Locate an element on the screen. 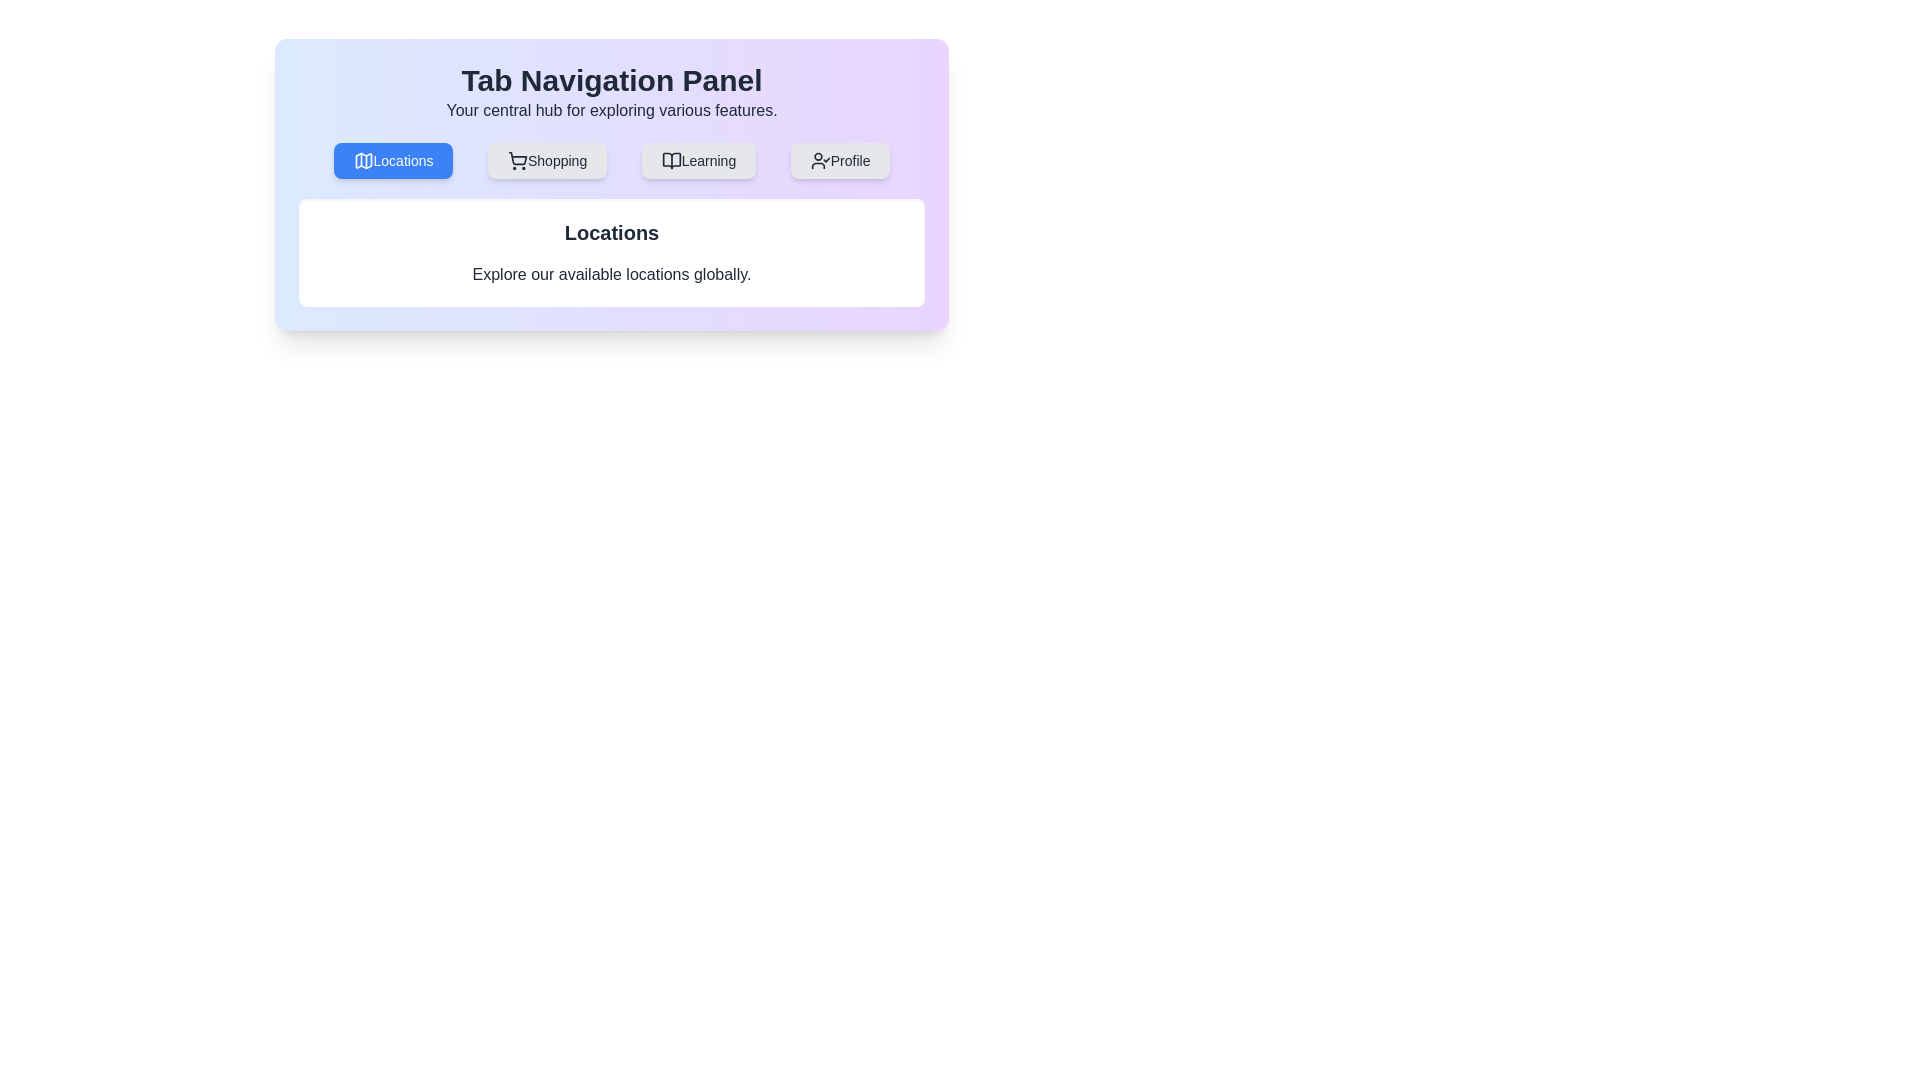 Image resolution: width=1920 pixels, height=1080 pixels. the Shopping tab by clicking on its button is located at coordinates (547, 160).